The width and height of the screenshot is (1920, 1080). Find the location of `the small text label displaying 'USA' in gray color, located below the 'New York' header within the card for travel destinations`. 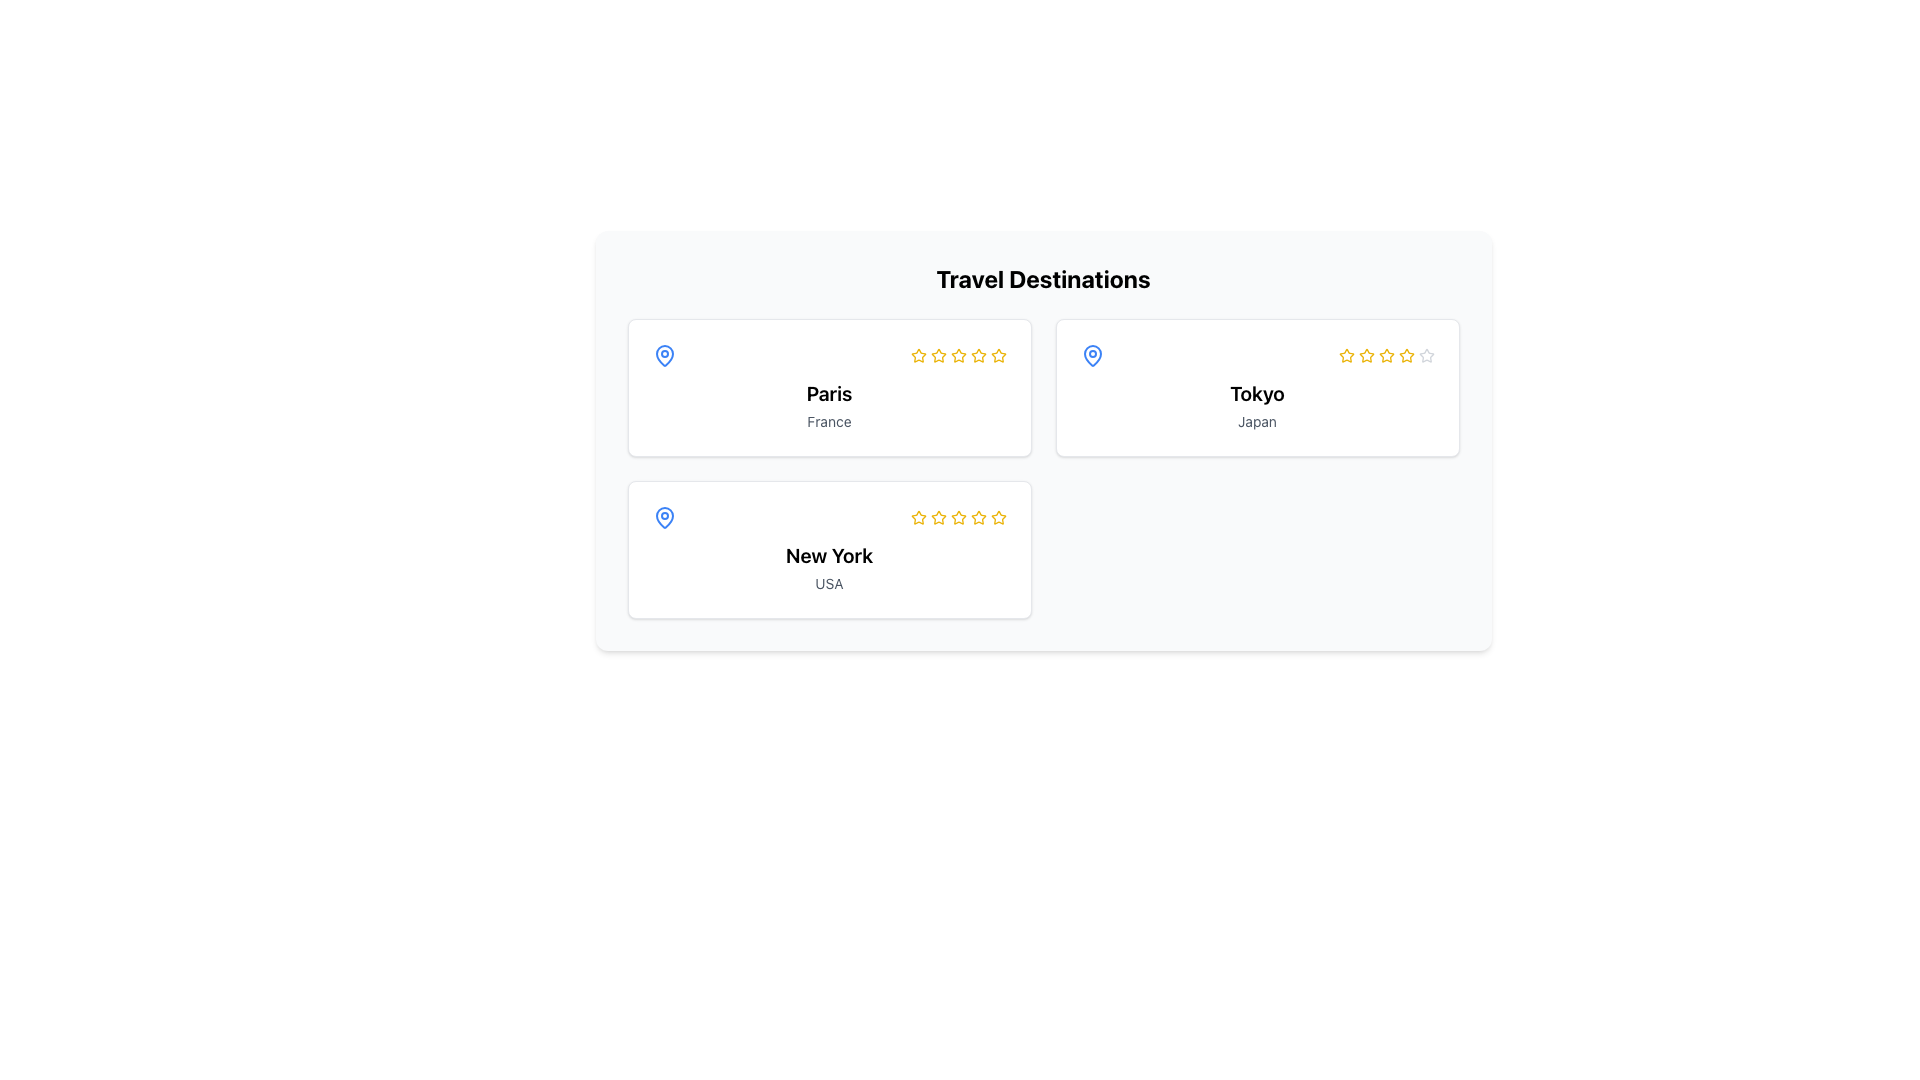

the small text label displaying 'USA' in gray color, located below the 'New York' header within the card for travel destinations is located at coordinates (829, 583).